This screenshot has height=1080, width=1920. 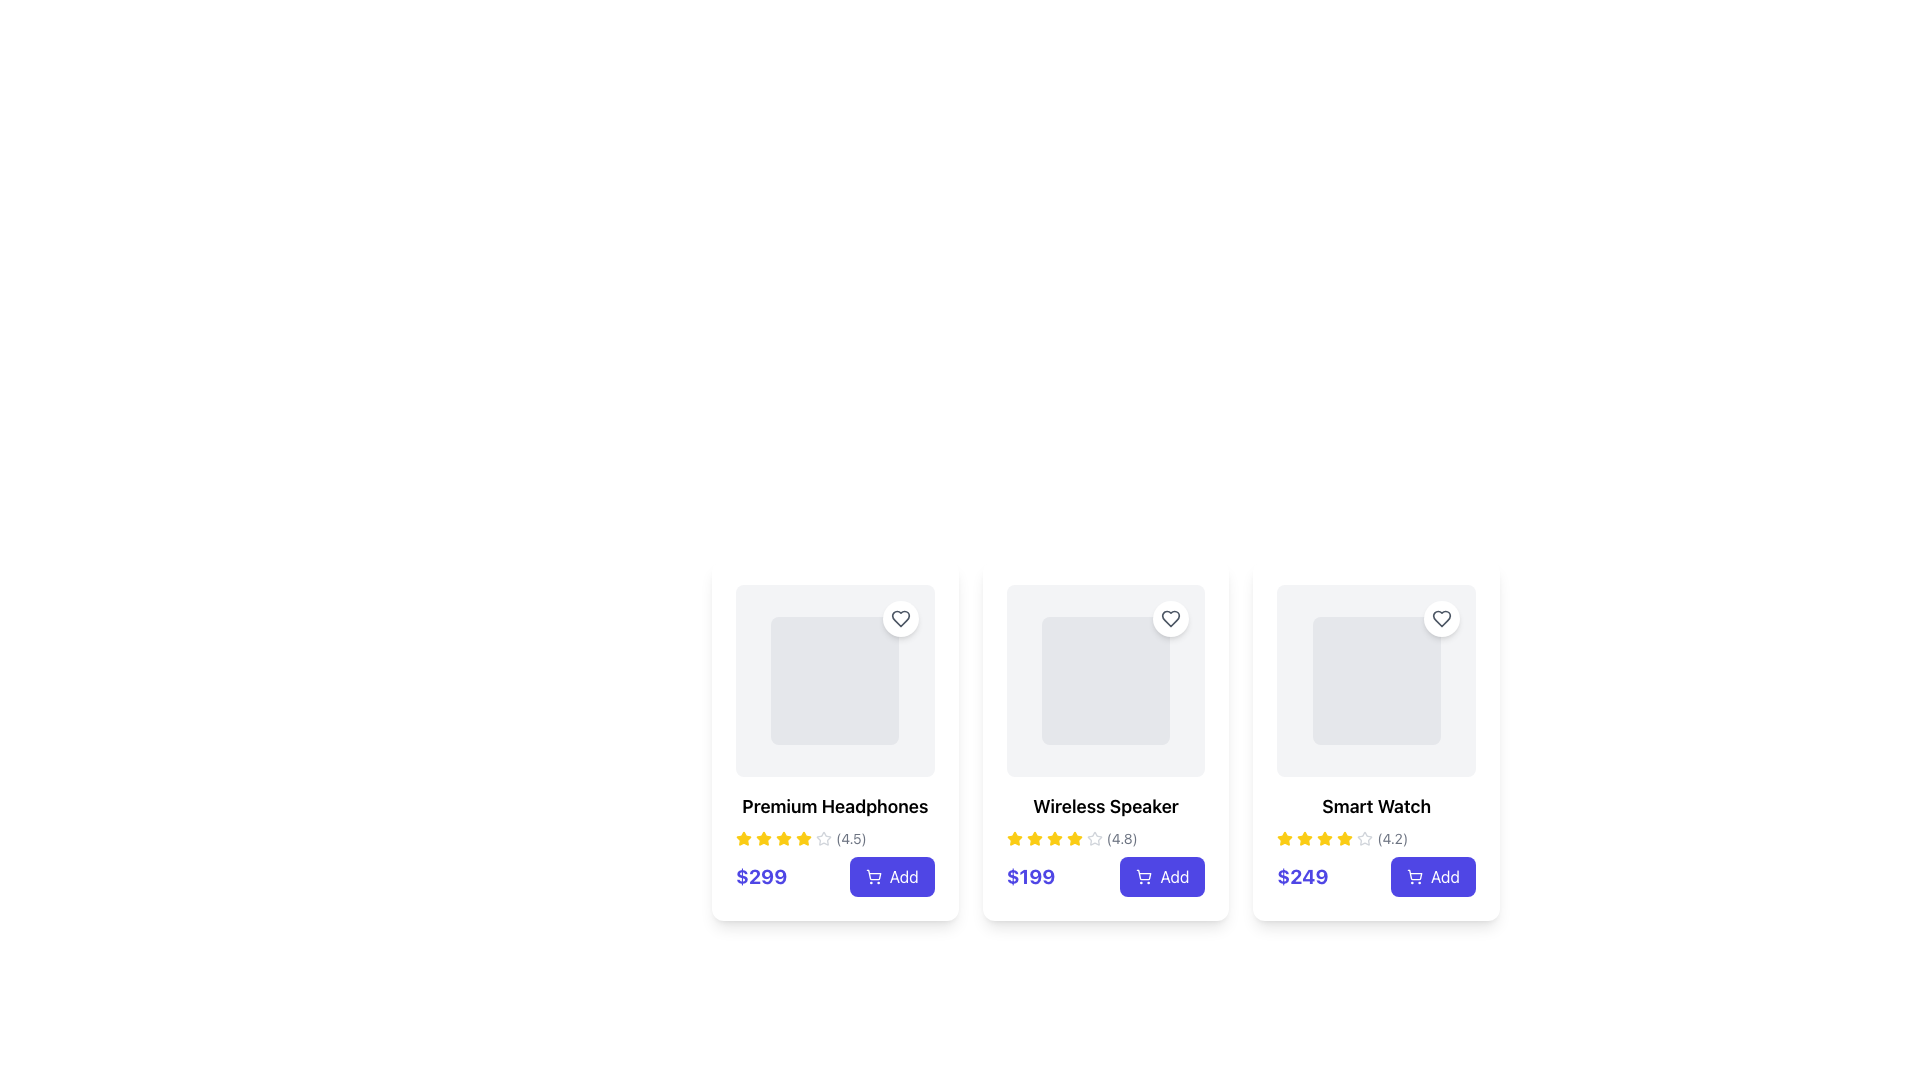 What do you see at coordinates (1345, 838) in the screenshot?
I see `the third yellow rating star among the five stars under the 'Smart Watch' product to interact with the rating` at bounding box center [1345, 838].